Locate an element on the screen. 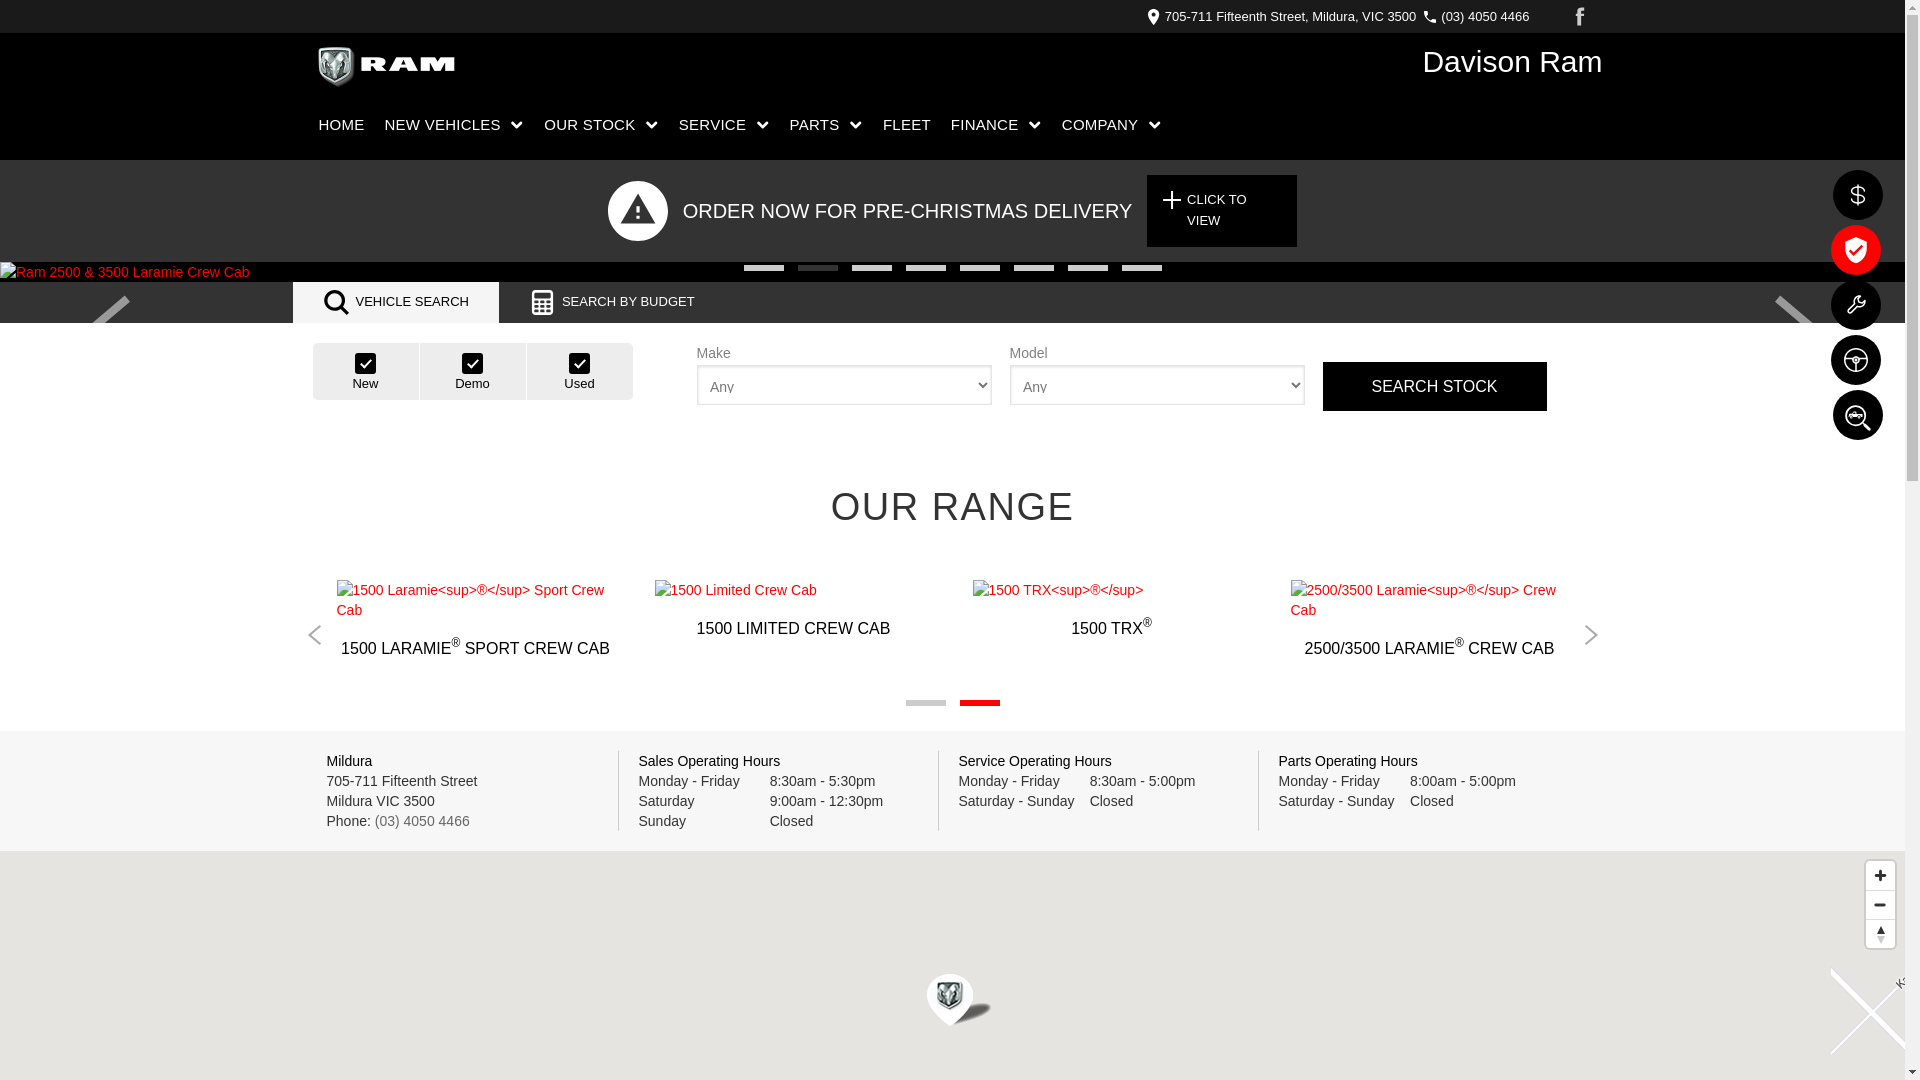  'Zoom out' is located at coordinates (1879, 904).